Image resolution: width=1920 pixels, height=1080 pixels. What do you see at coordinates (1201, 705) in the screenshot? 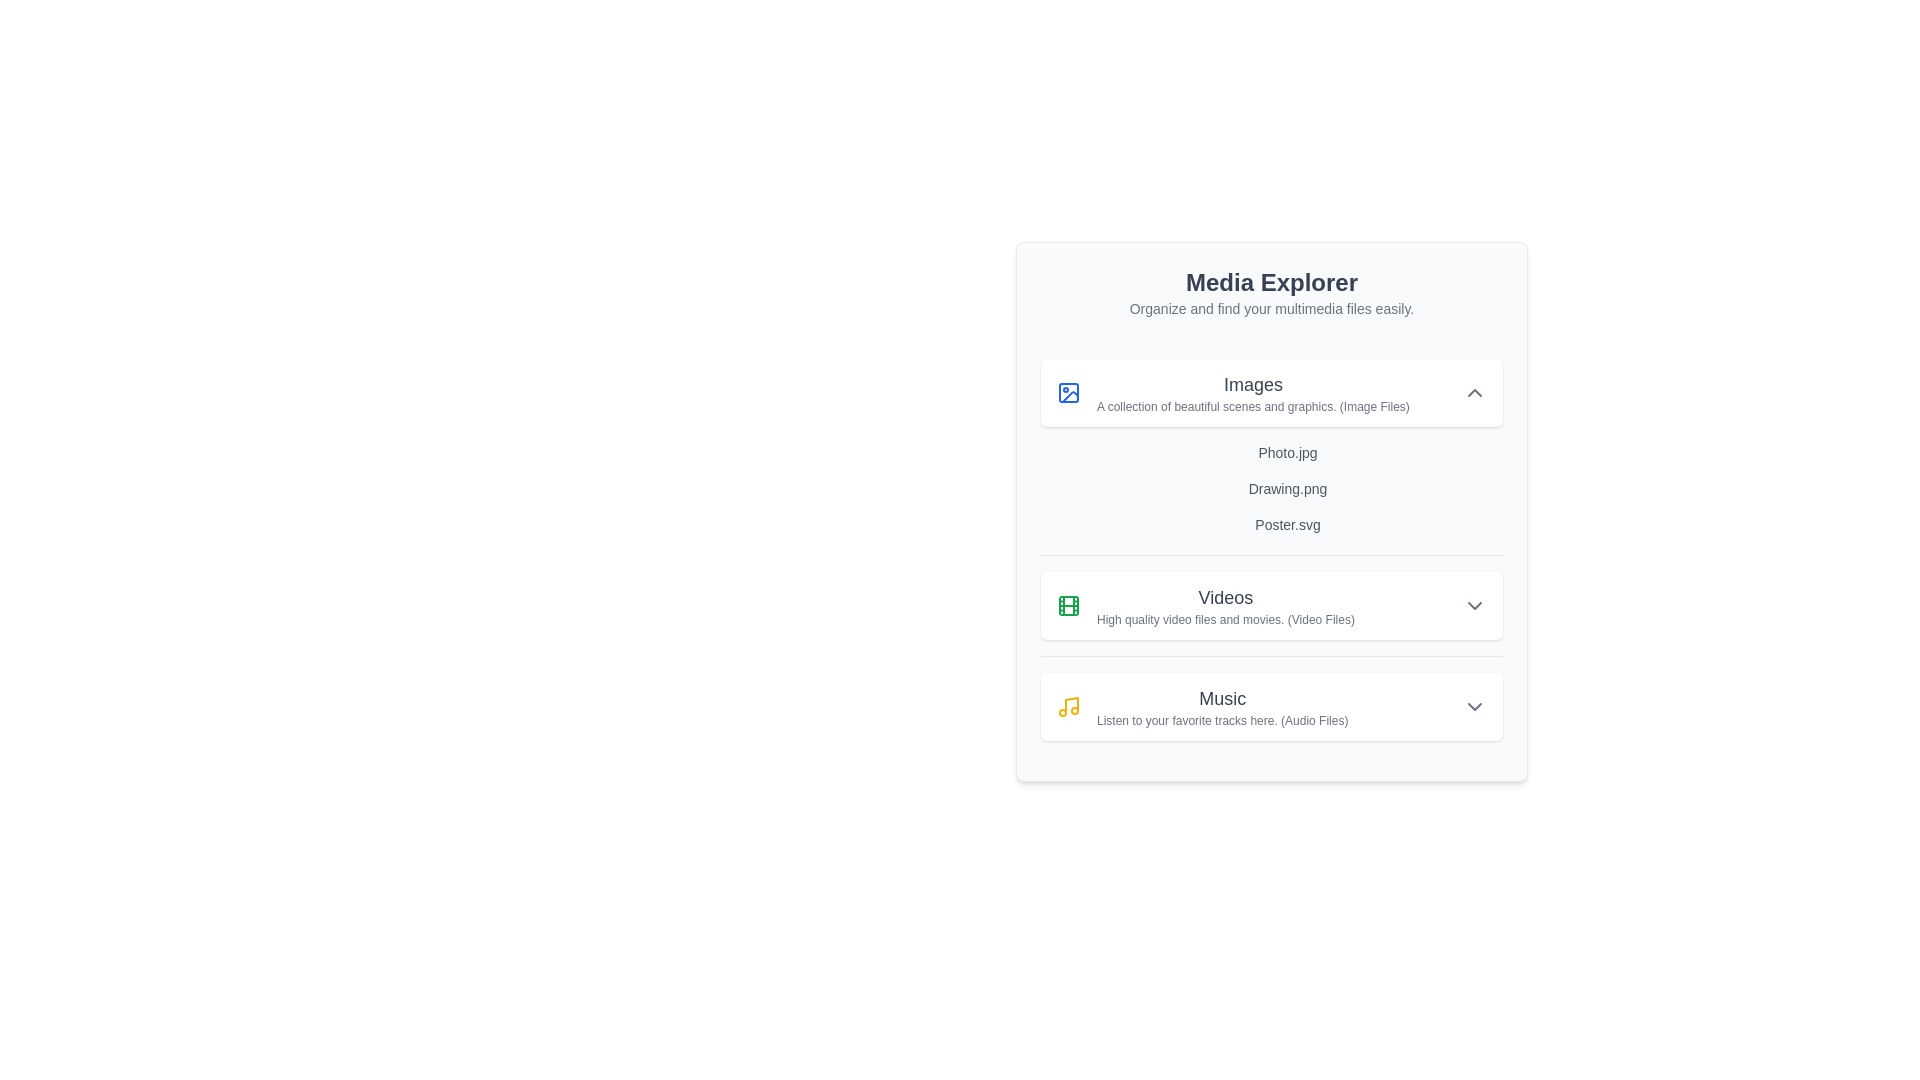
I see `the interactive music card, which is the third item in a vertically stacked list, located between the 'Videos' section and other entries` at bounding box center [1201, 705].